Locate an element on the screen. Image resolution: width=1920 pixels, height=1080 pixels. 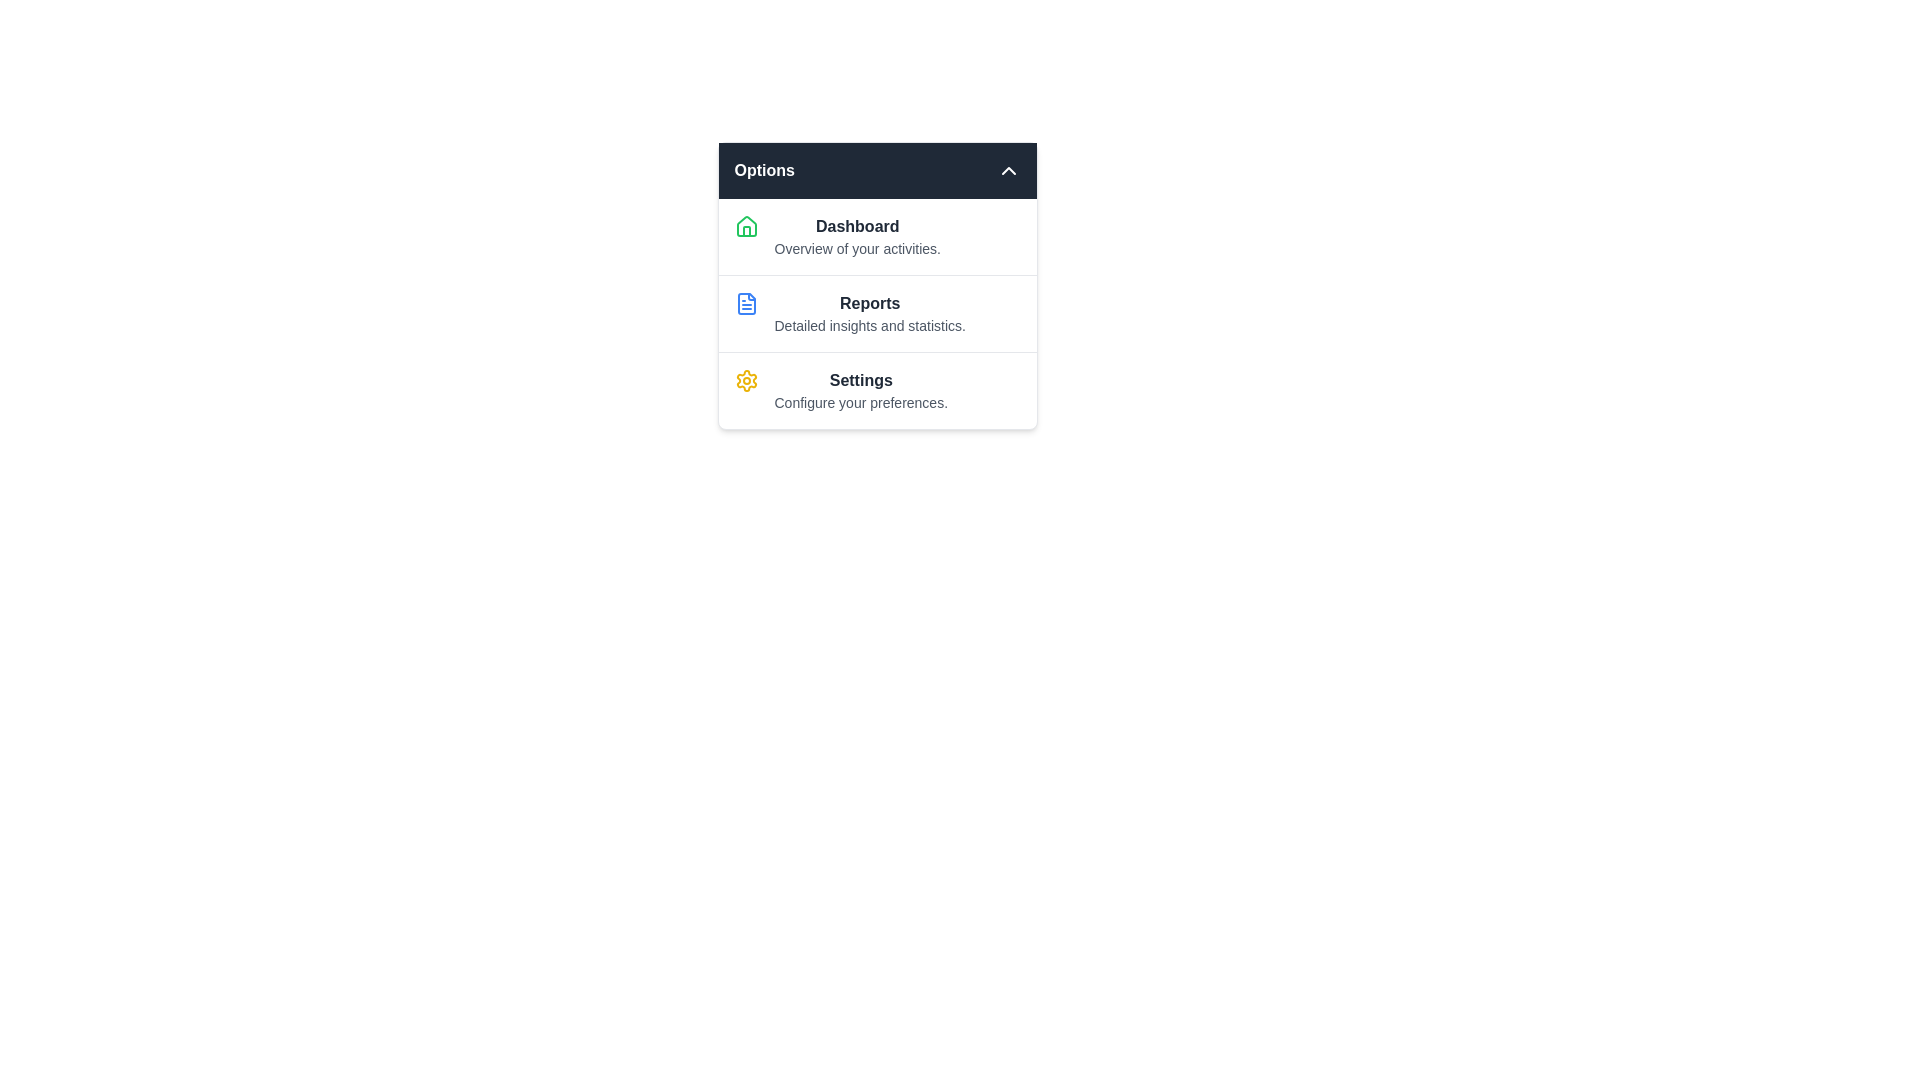
the descriptive subtitle located directly beneath the 'Reports' text in the 'Options' menu section is located at coordinates (870, 325).